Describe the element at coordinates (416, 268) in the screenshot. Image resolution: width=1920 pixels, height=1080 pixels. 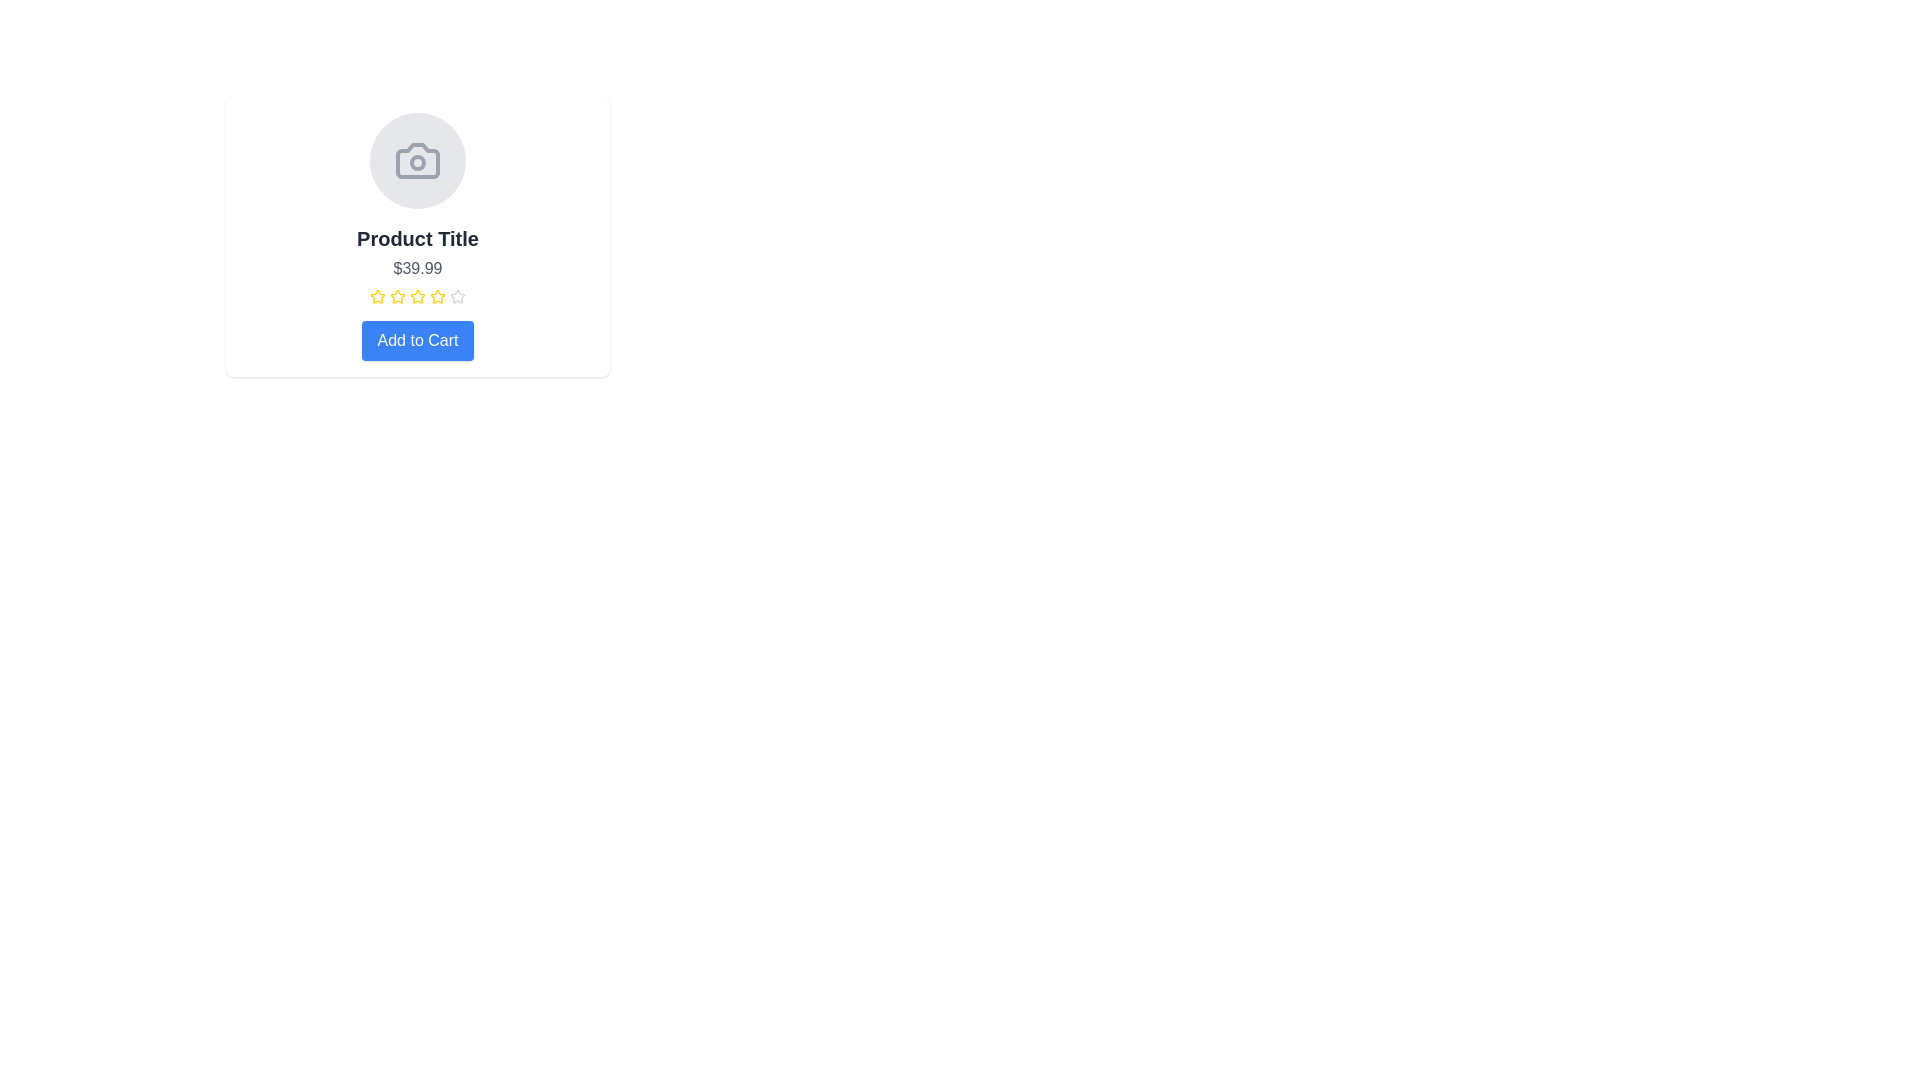
I see `price text displayed in the product details card, located beneath the 'Product Title' and above the star rating elements` at that location.